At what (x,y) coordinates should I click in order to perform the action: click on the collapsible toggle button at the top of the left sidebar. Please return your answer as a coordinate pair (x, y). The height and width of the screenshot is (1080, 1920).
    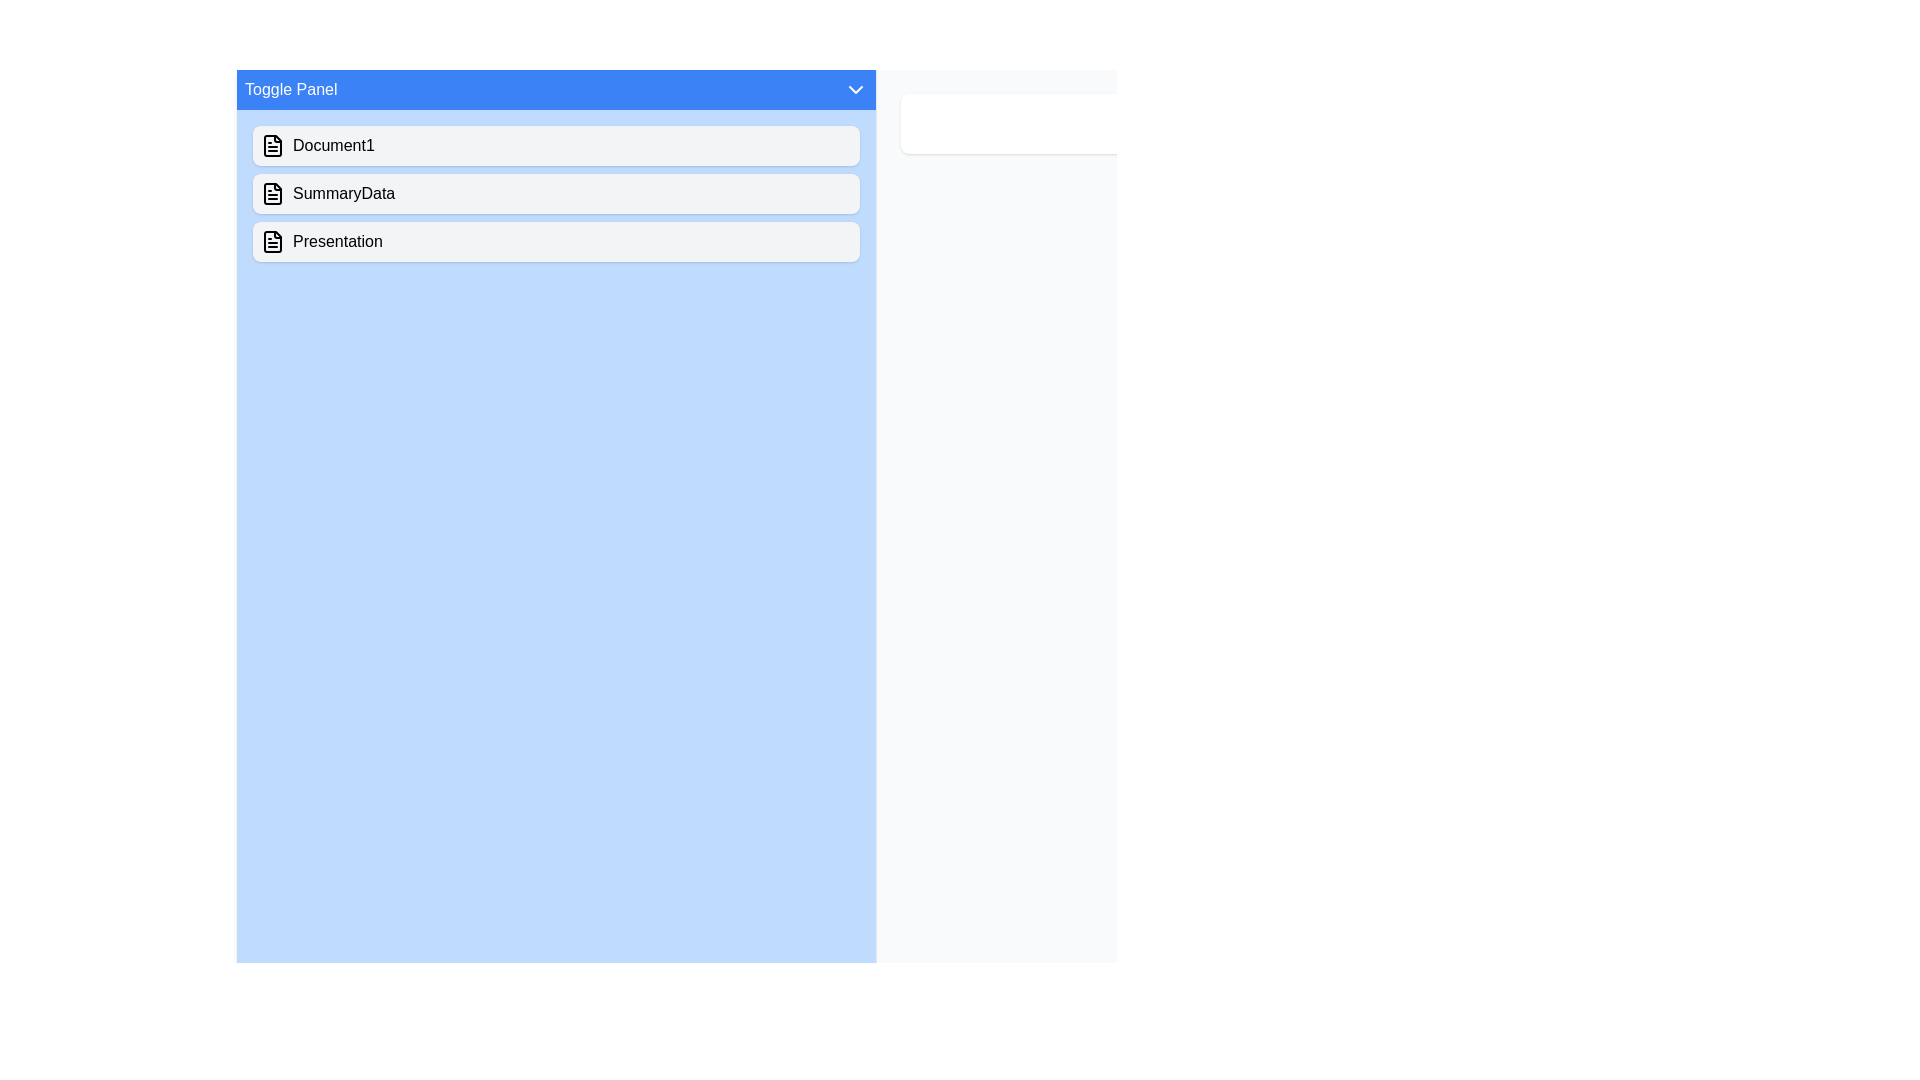
    Looking at the image, I should click on (556, 88).